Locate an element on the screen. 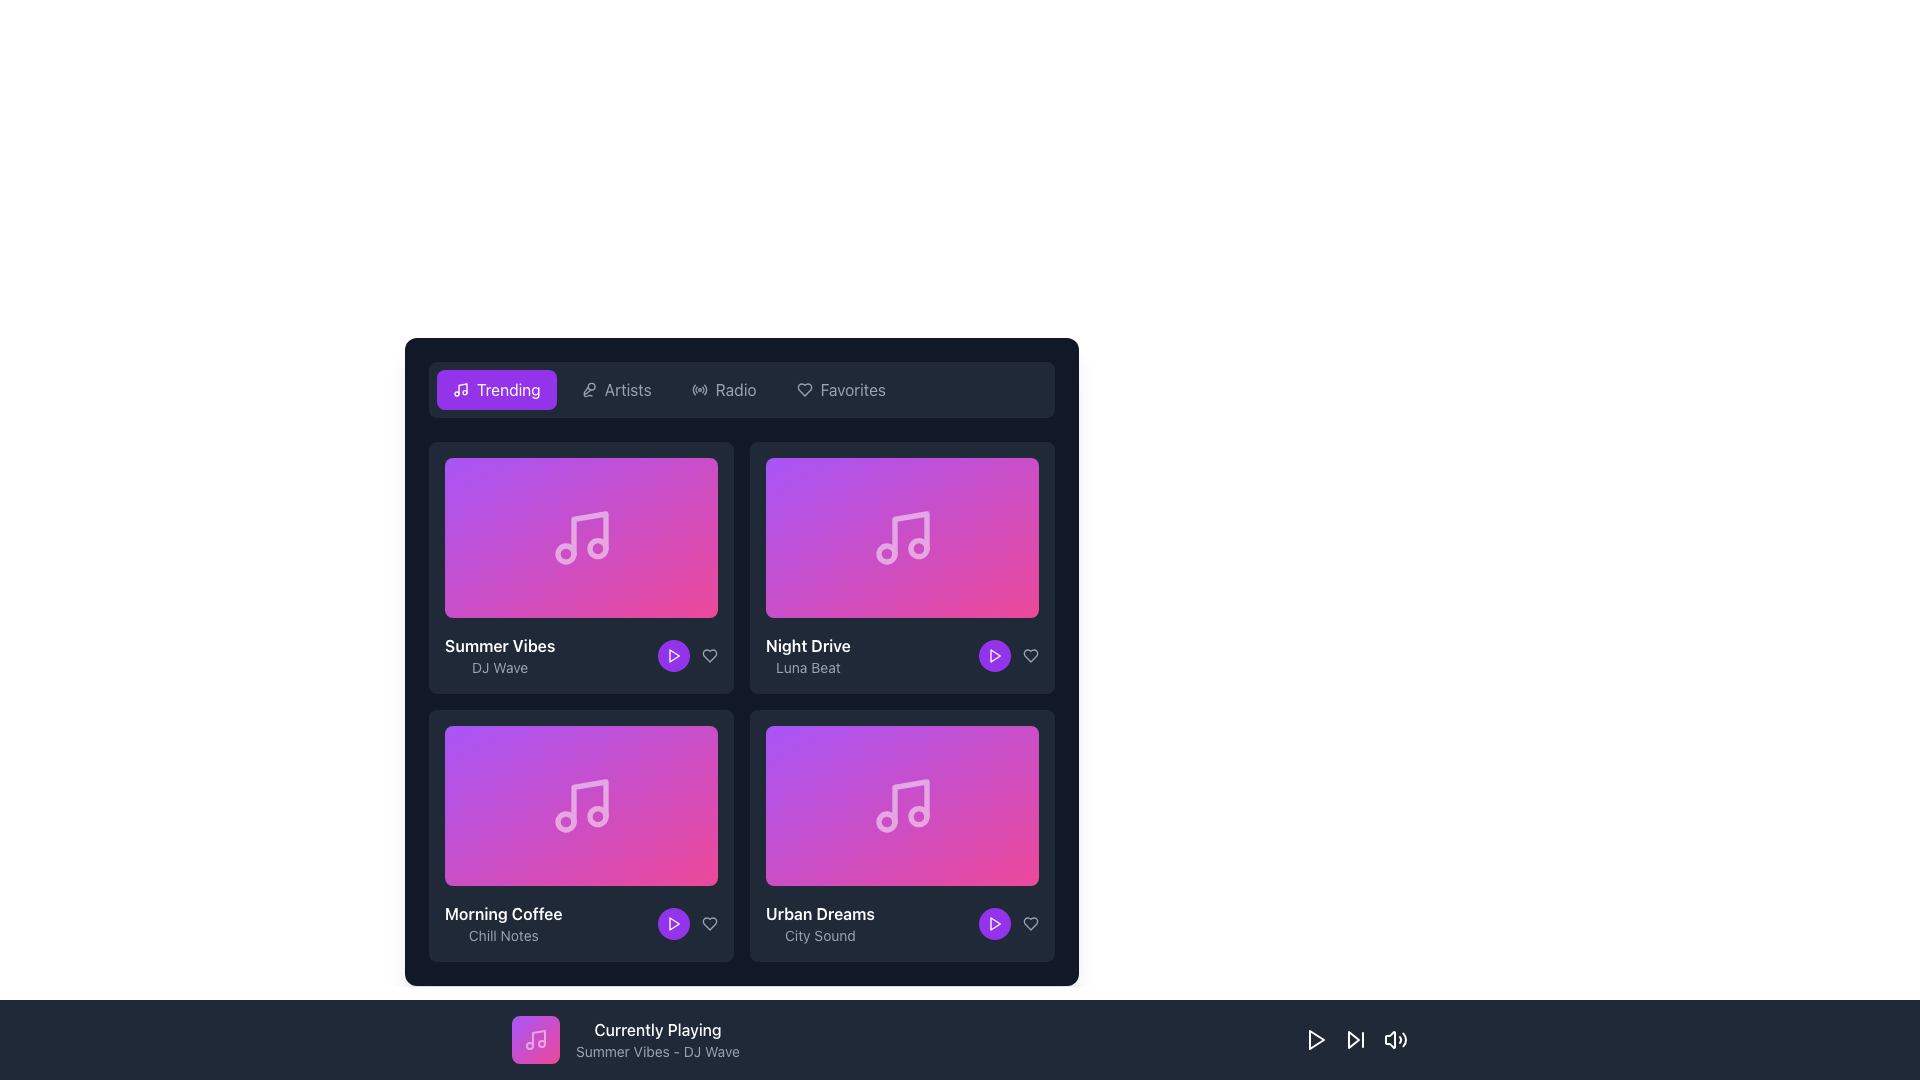  the 'Artists' button, which is the second tab from the left in a horizontal row of tabs is located at coordinates (615, 389).